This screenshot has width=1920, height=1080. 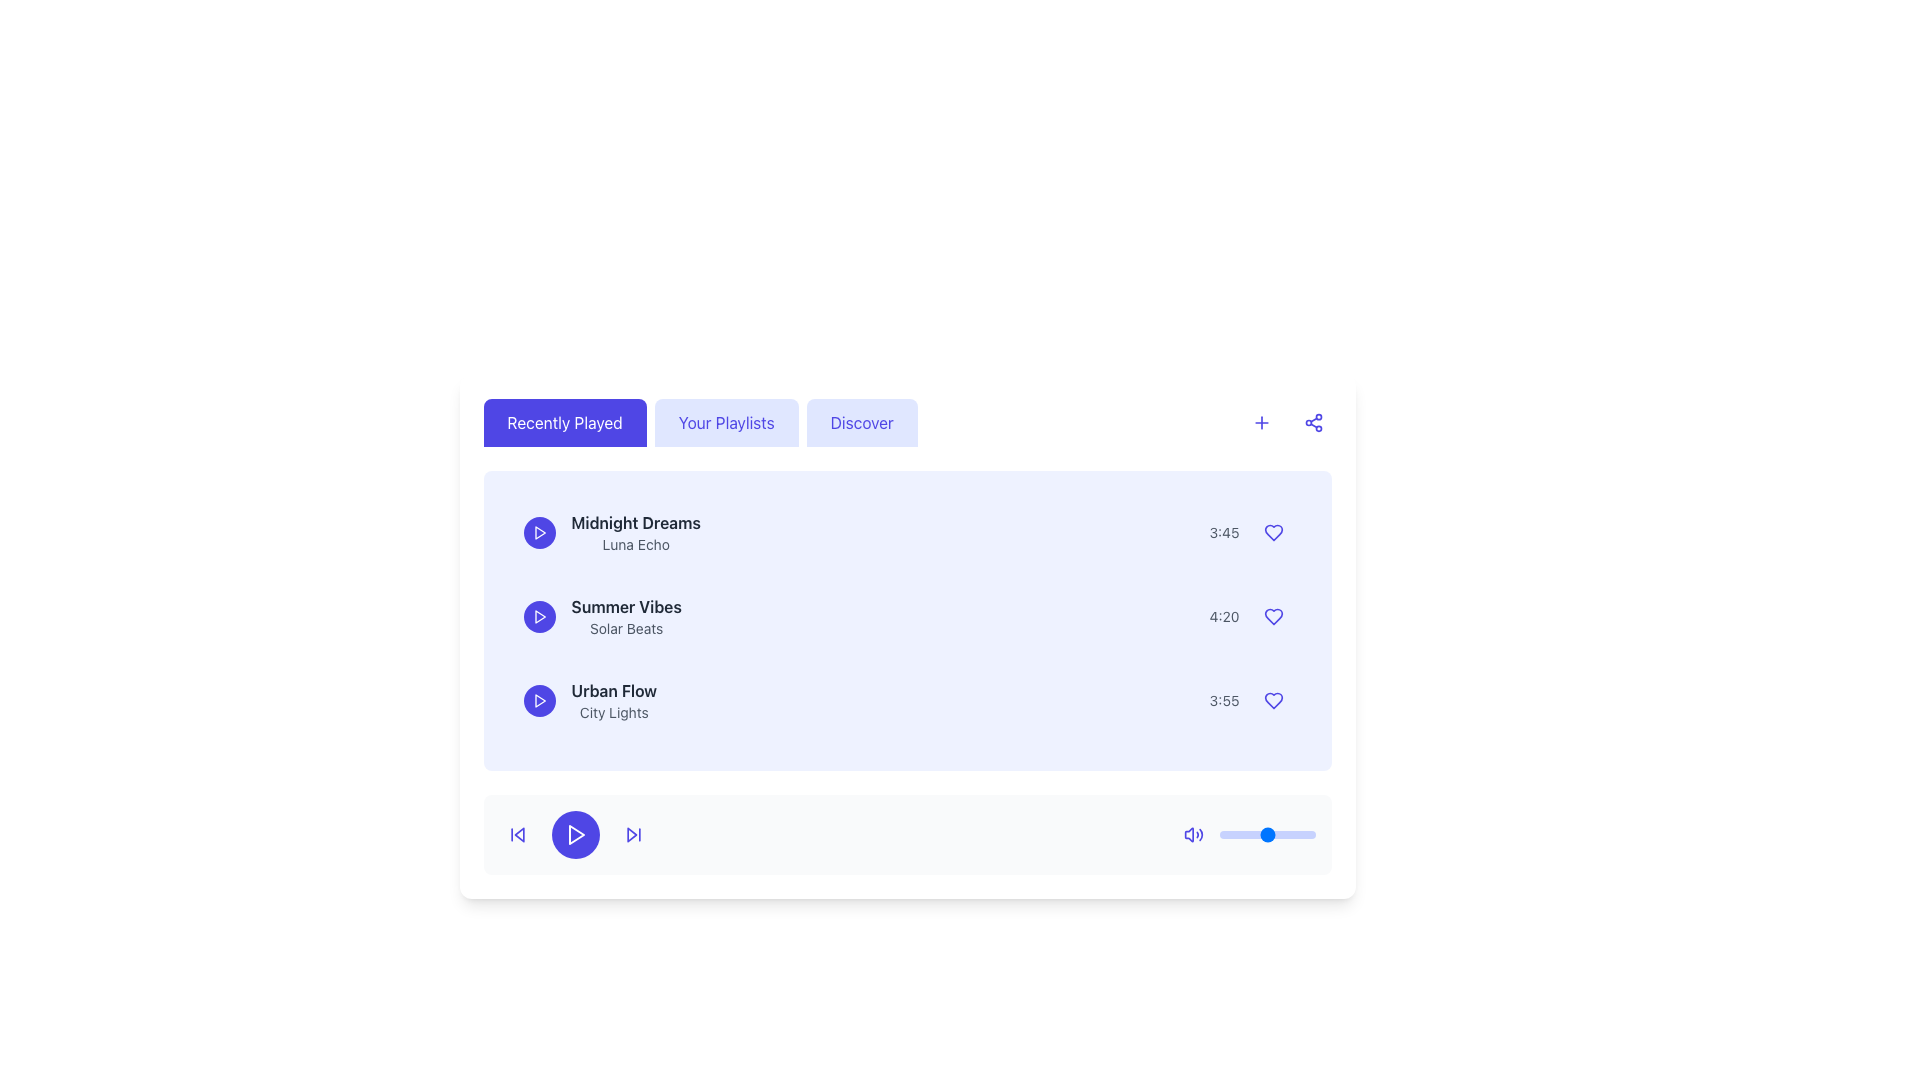 What do you see at coordinates (613, 712) in the screenshot?
I see `the text label displaying 'City Lights', which is located below 'Urban Flow' in a vertical playlist interface` at bounding box center [613, 712].